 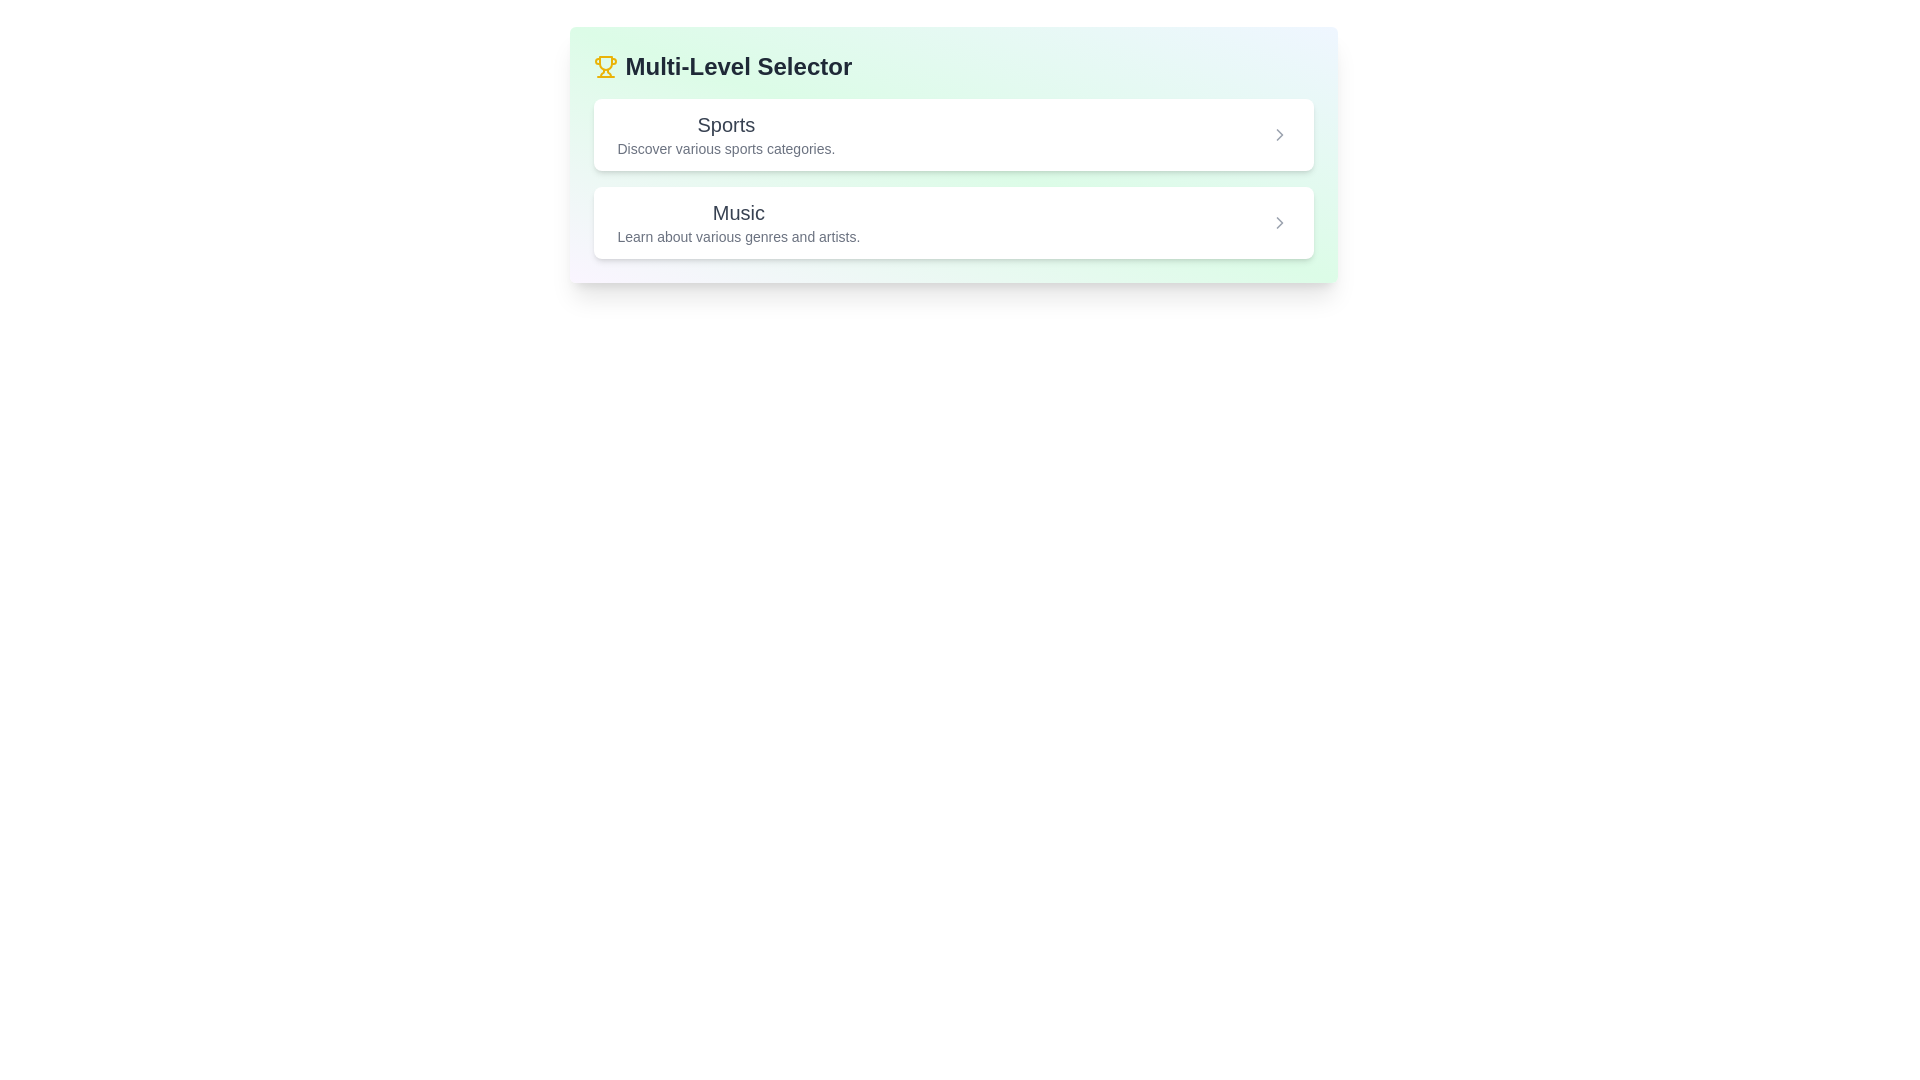 I want to click on the achievement icon located at the top-left corner of the interface, adjacent to the title 'Multi-Level Selector.', so click(x=604, y=65).